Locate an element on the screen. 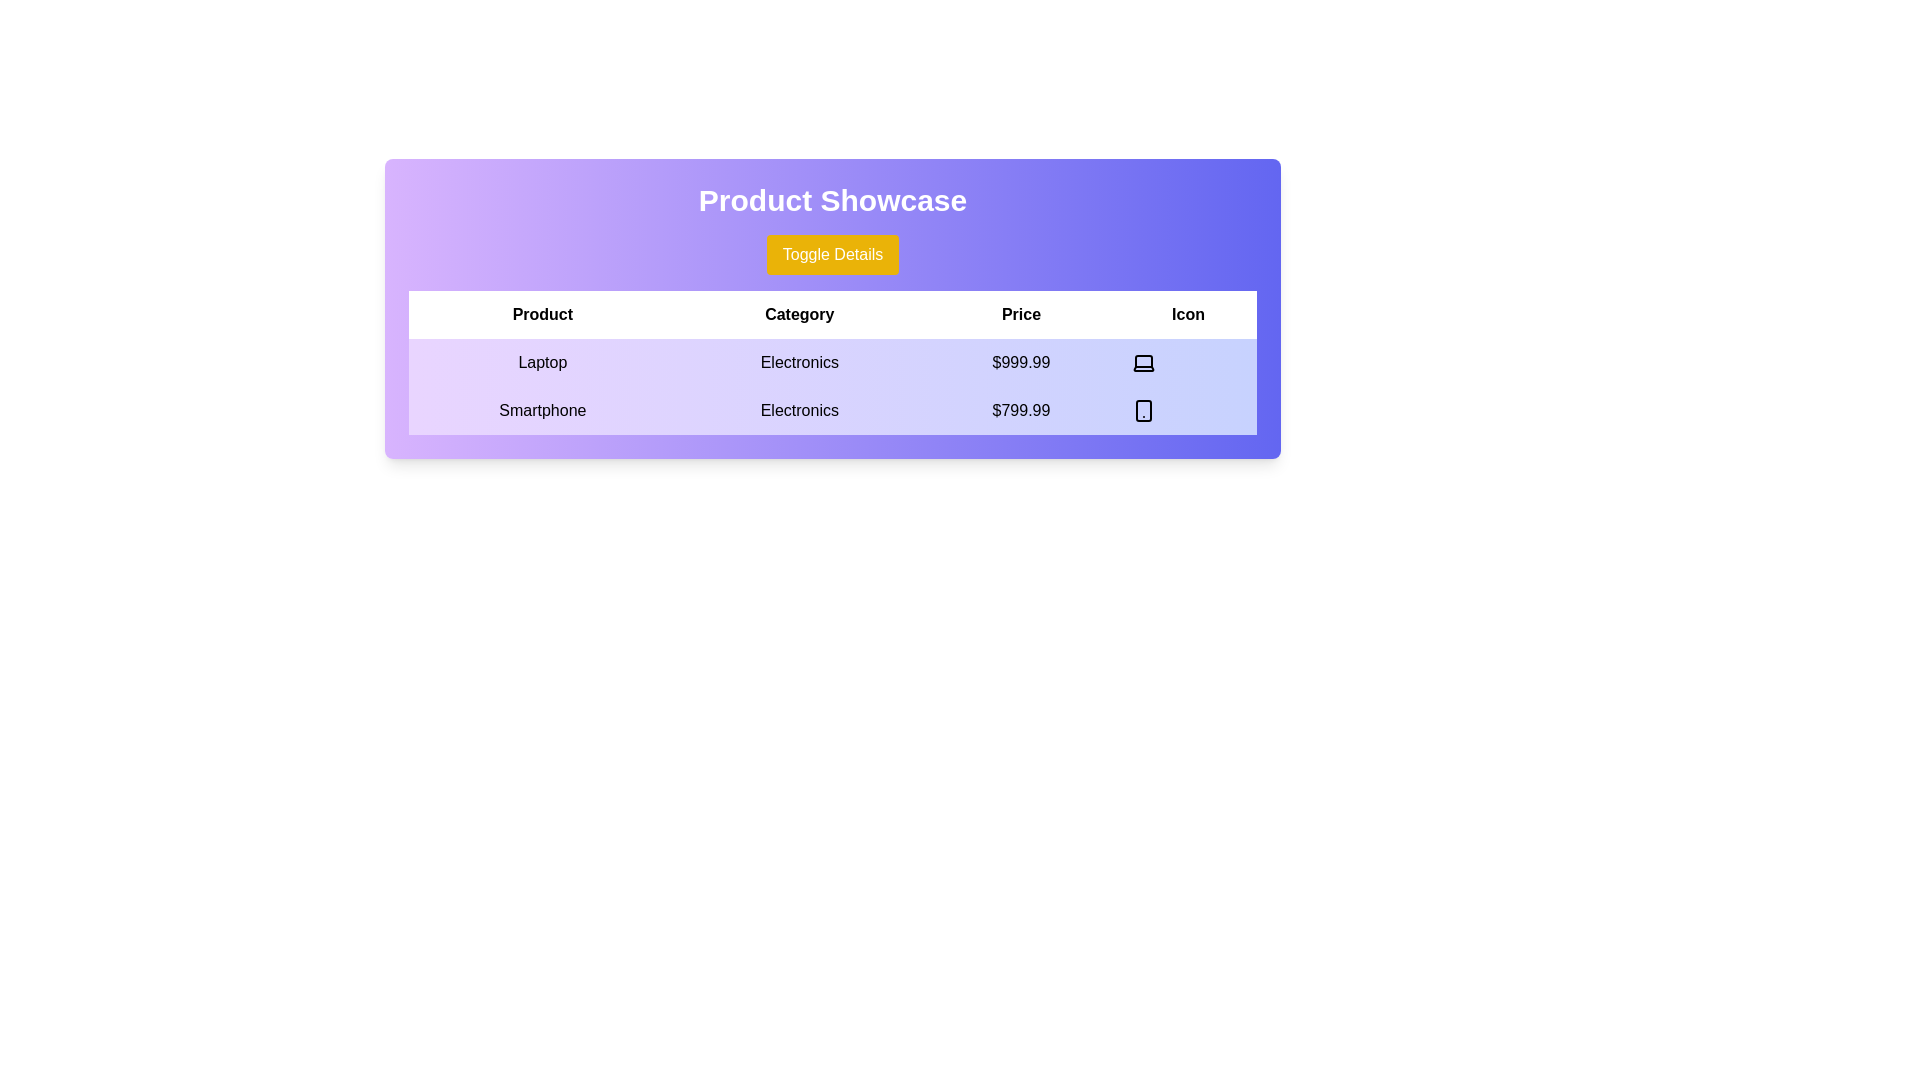  the table cell that displays product information, specifically the second cell in the first row of a two-row table located at the center of the interface is located at coordinates (833, 362).